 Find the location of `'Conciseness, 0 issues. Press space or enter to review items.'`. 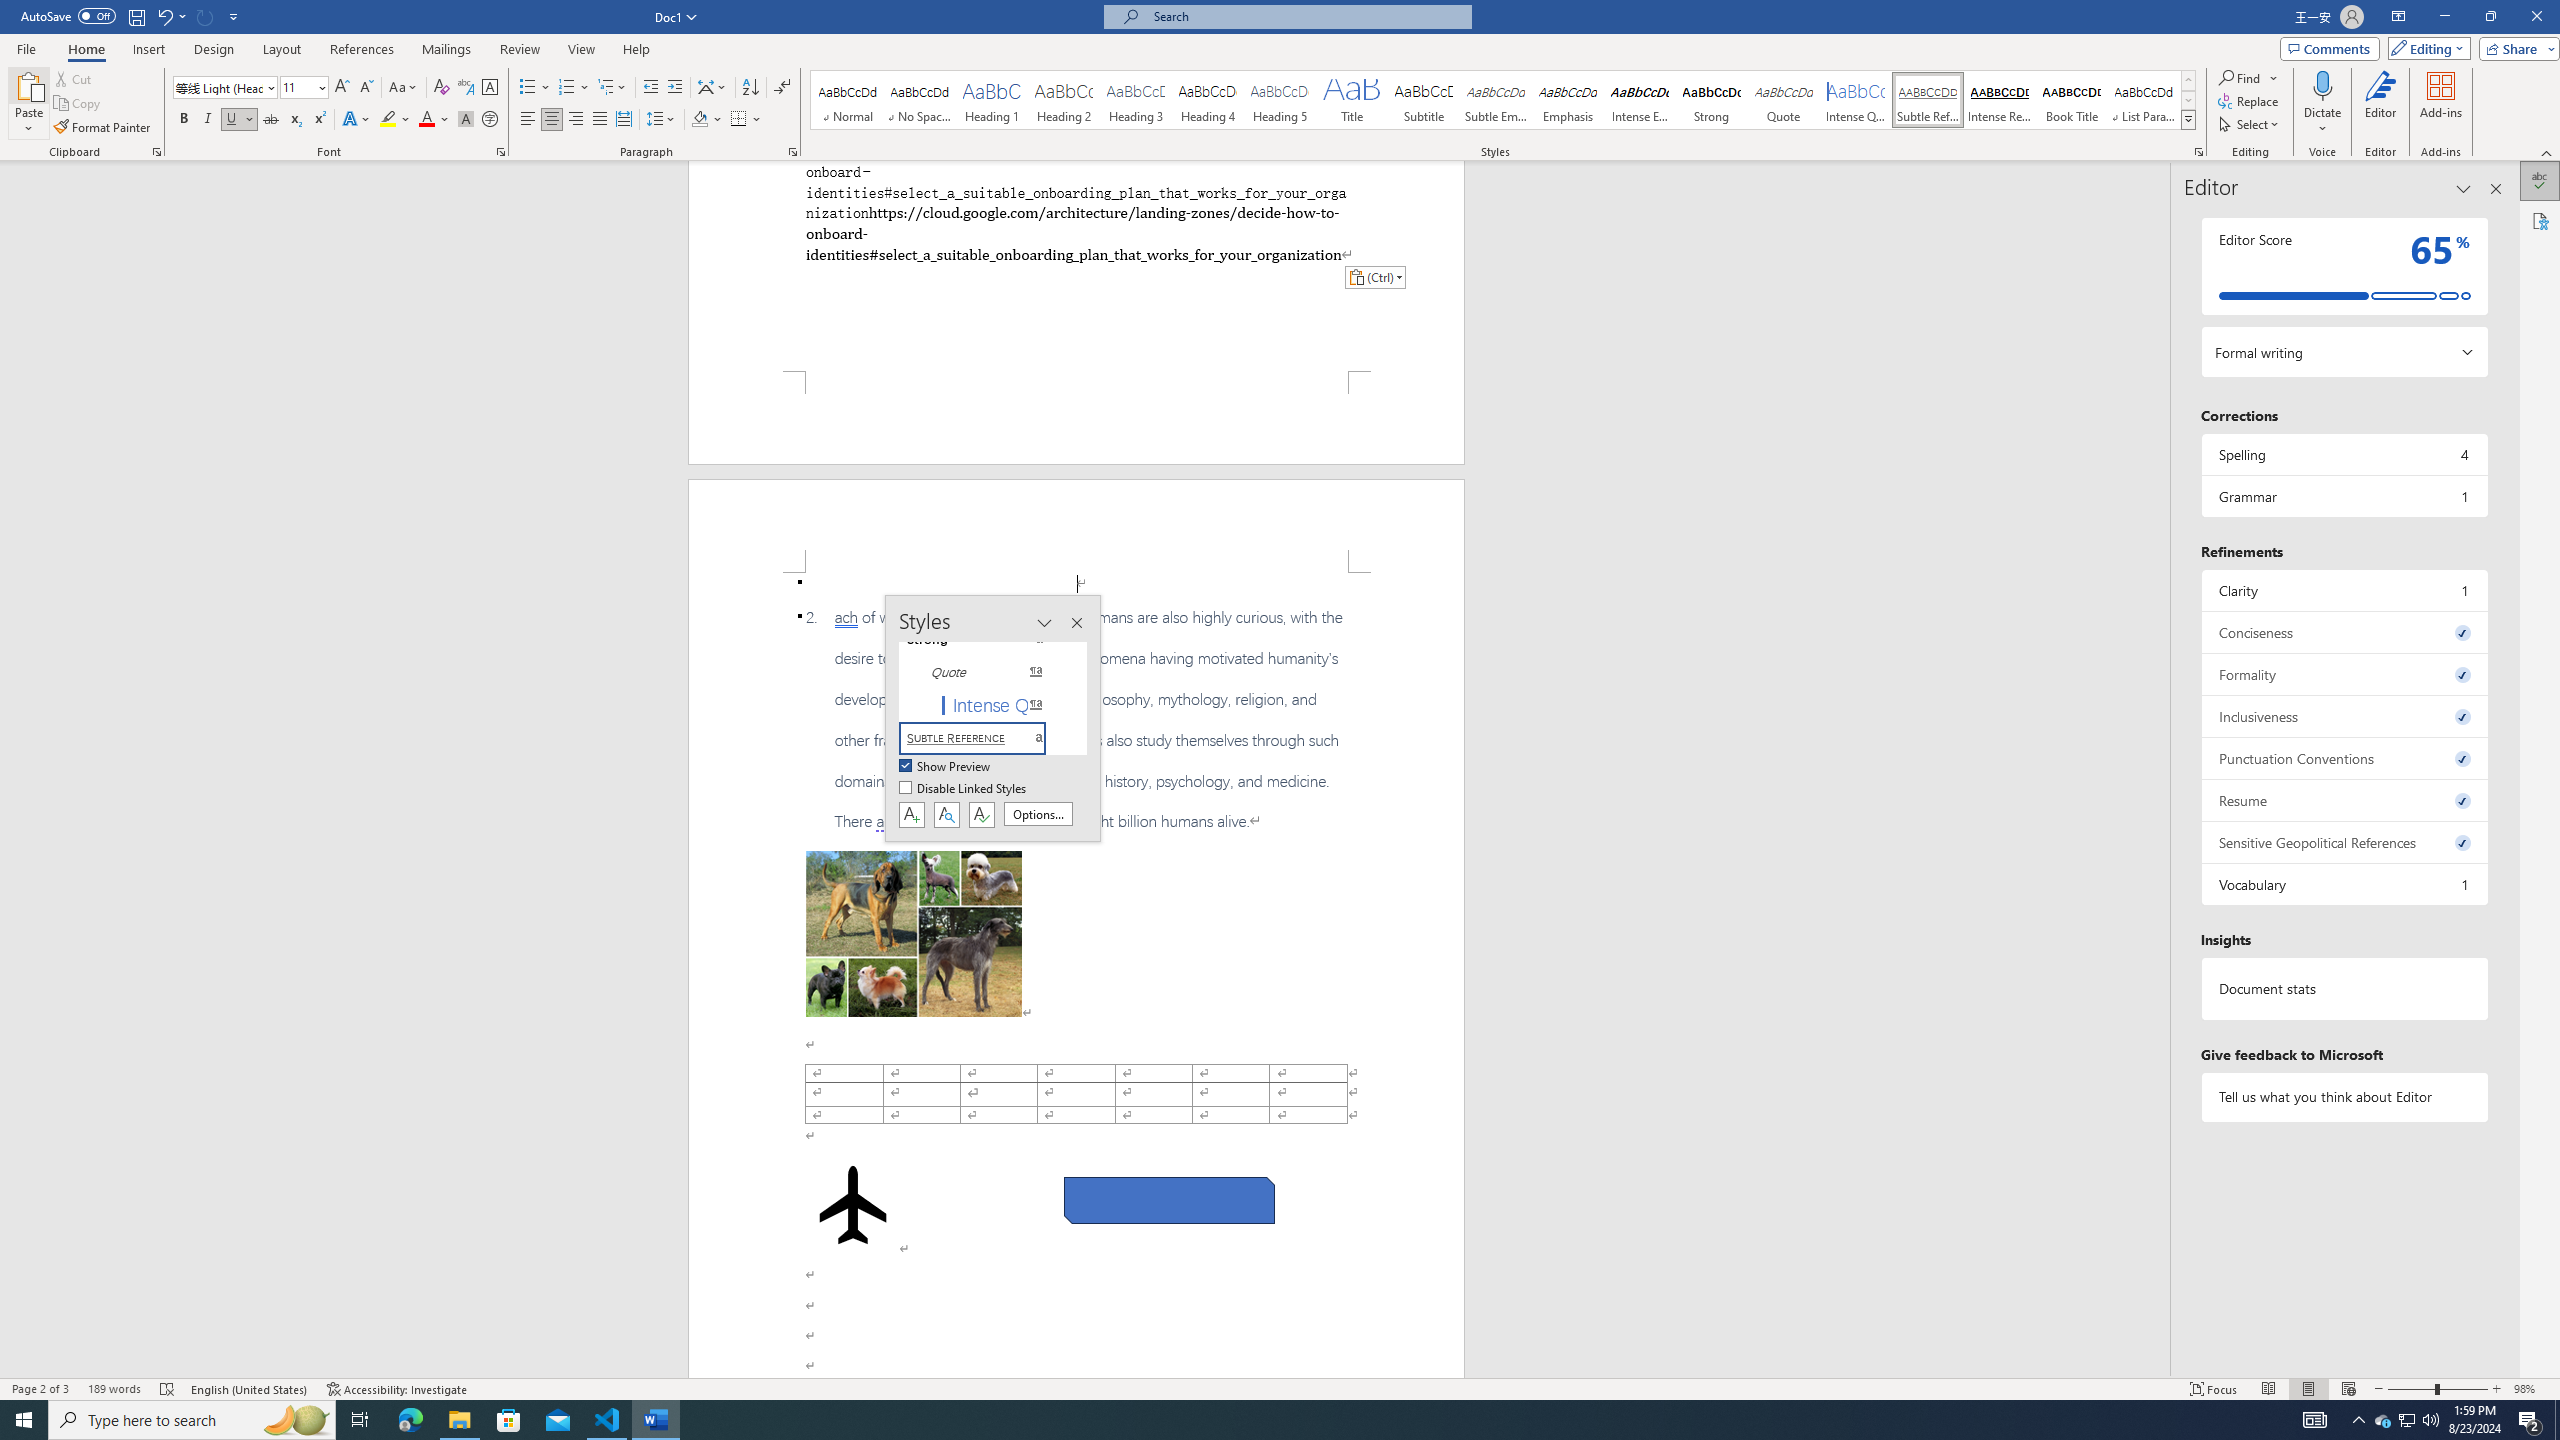

'Conciseness, 0 issues. Press space or enter to review items.' is located at coordinates (2343, 631).